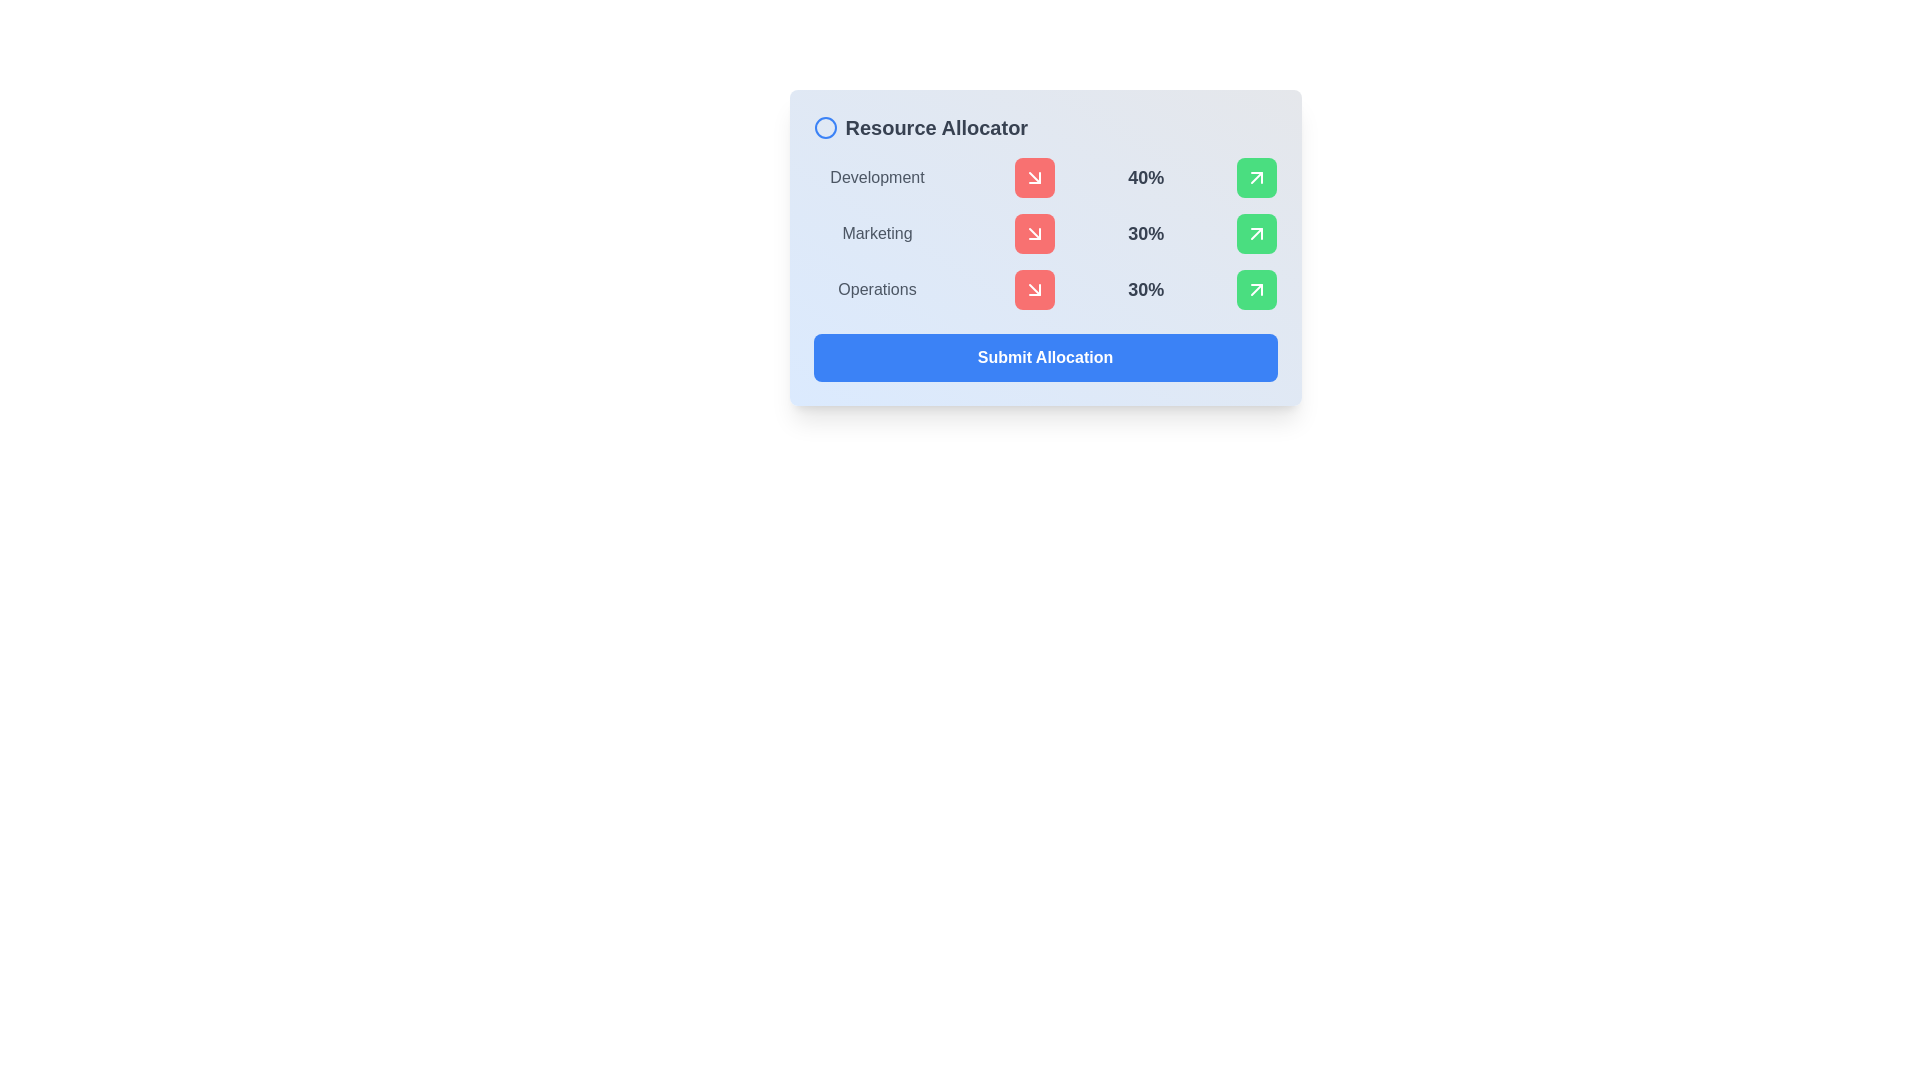  Describe the element at coordinates (877, 233) in the screenshot. I see `the 'Marketing' text label, which indicates the resource category in the allocation layout and is positioned under the 'Resource Allocator' header` at that location.